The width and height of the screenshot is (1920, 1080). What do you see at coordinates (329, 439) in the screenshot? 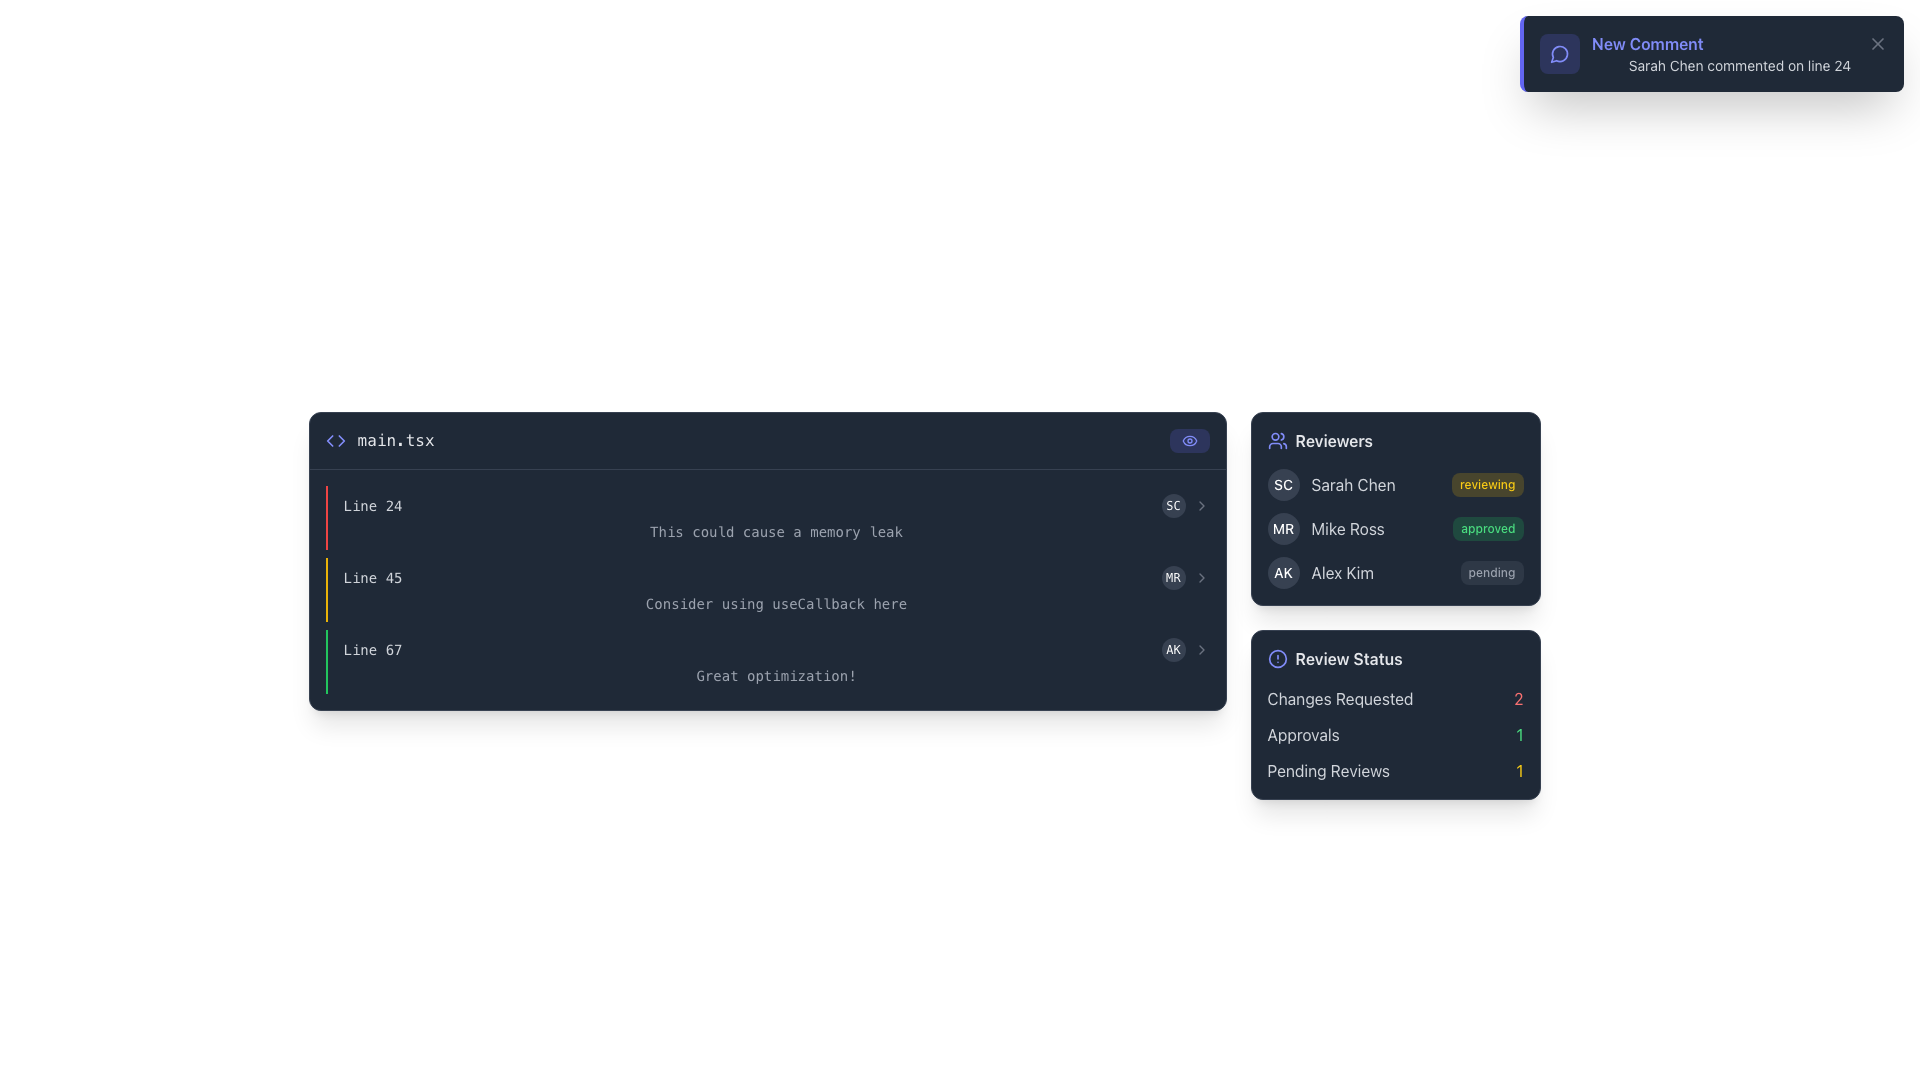
I see `the left-facing arrow icon, which is the second of two directional arrows in the interface, positioned near the top left corner` at bounding box center [329, 439].